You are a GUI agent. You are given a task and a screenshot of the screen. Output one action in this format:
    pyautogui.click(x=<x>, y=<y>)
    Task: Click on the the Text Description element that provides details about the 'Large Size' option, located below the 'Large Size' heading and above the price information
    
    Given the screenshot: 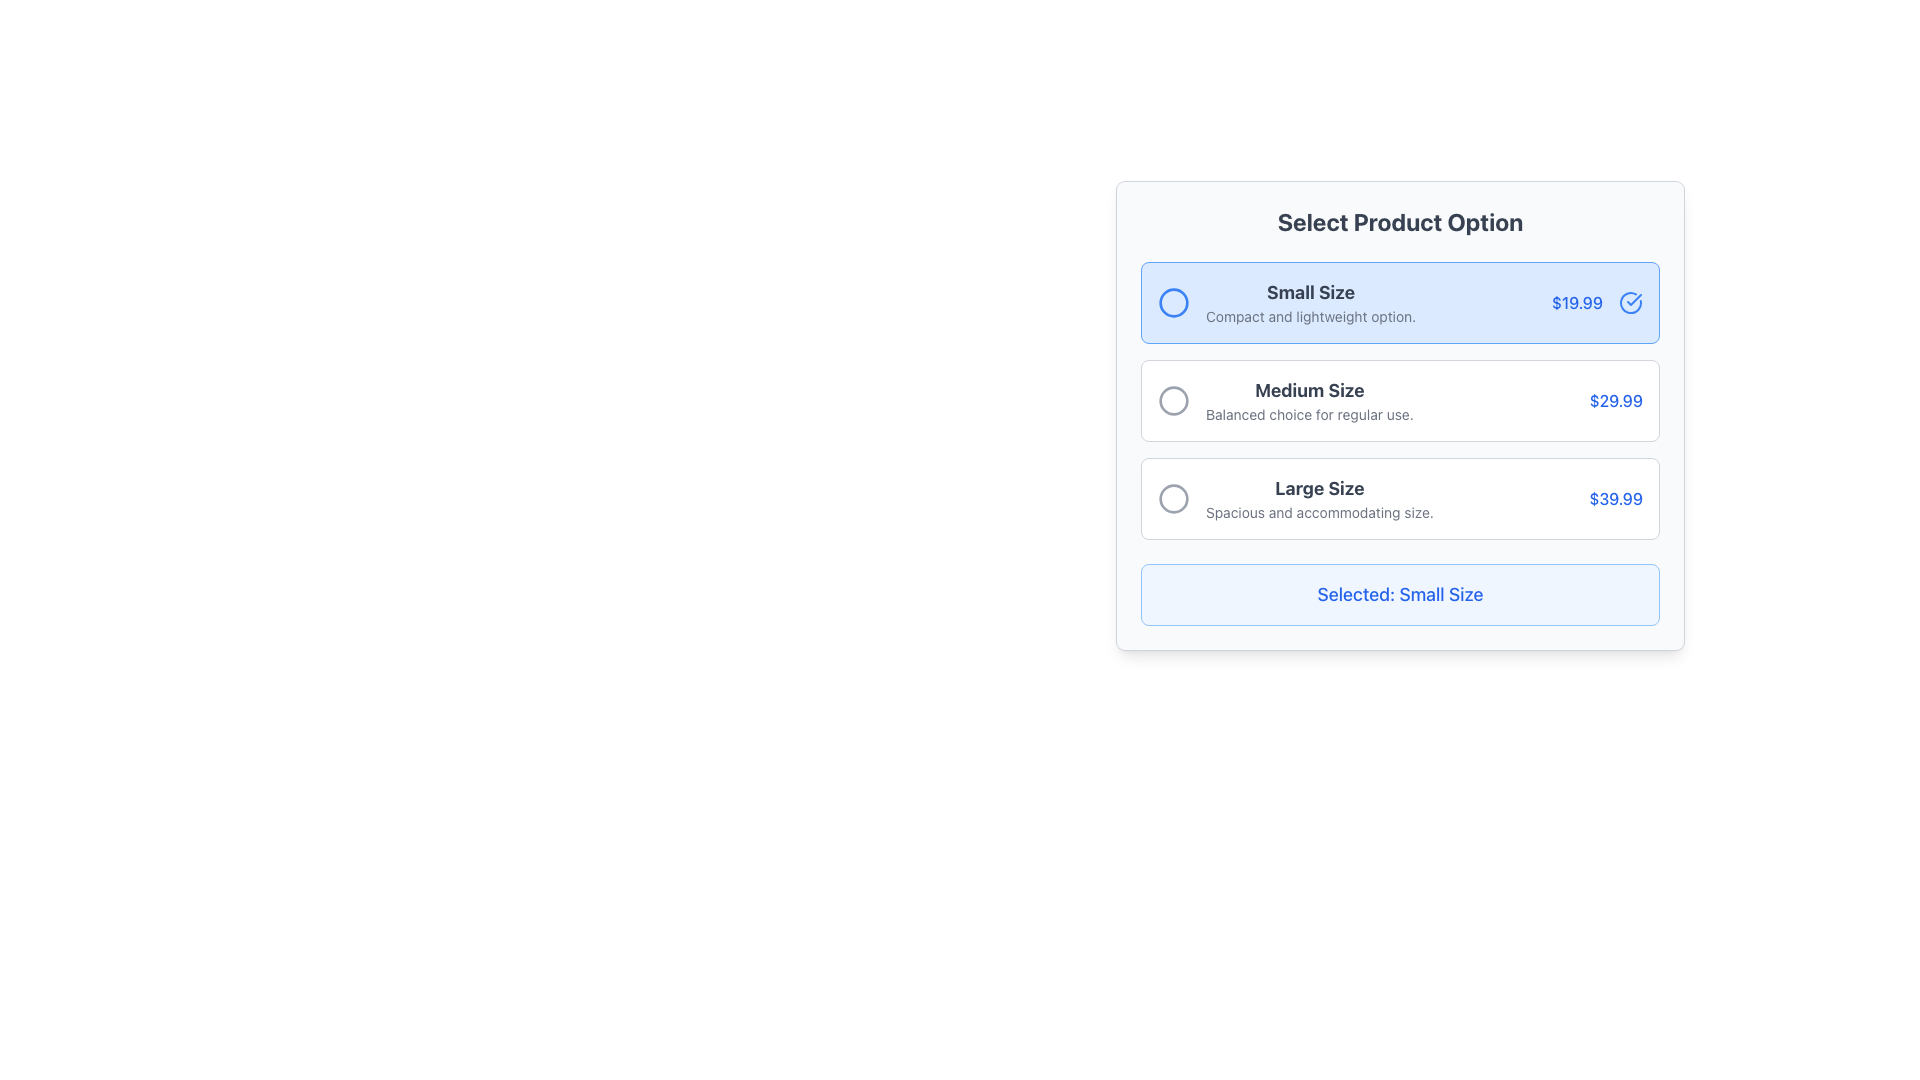 What is the action you would take?
    pyautogui.click(x=1320, y=512)
    